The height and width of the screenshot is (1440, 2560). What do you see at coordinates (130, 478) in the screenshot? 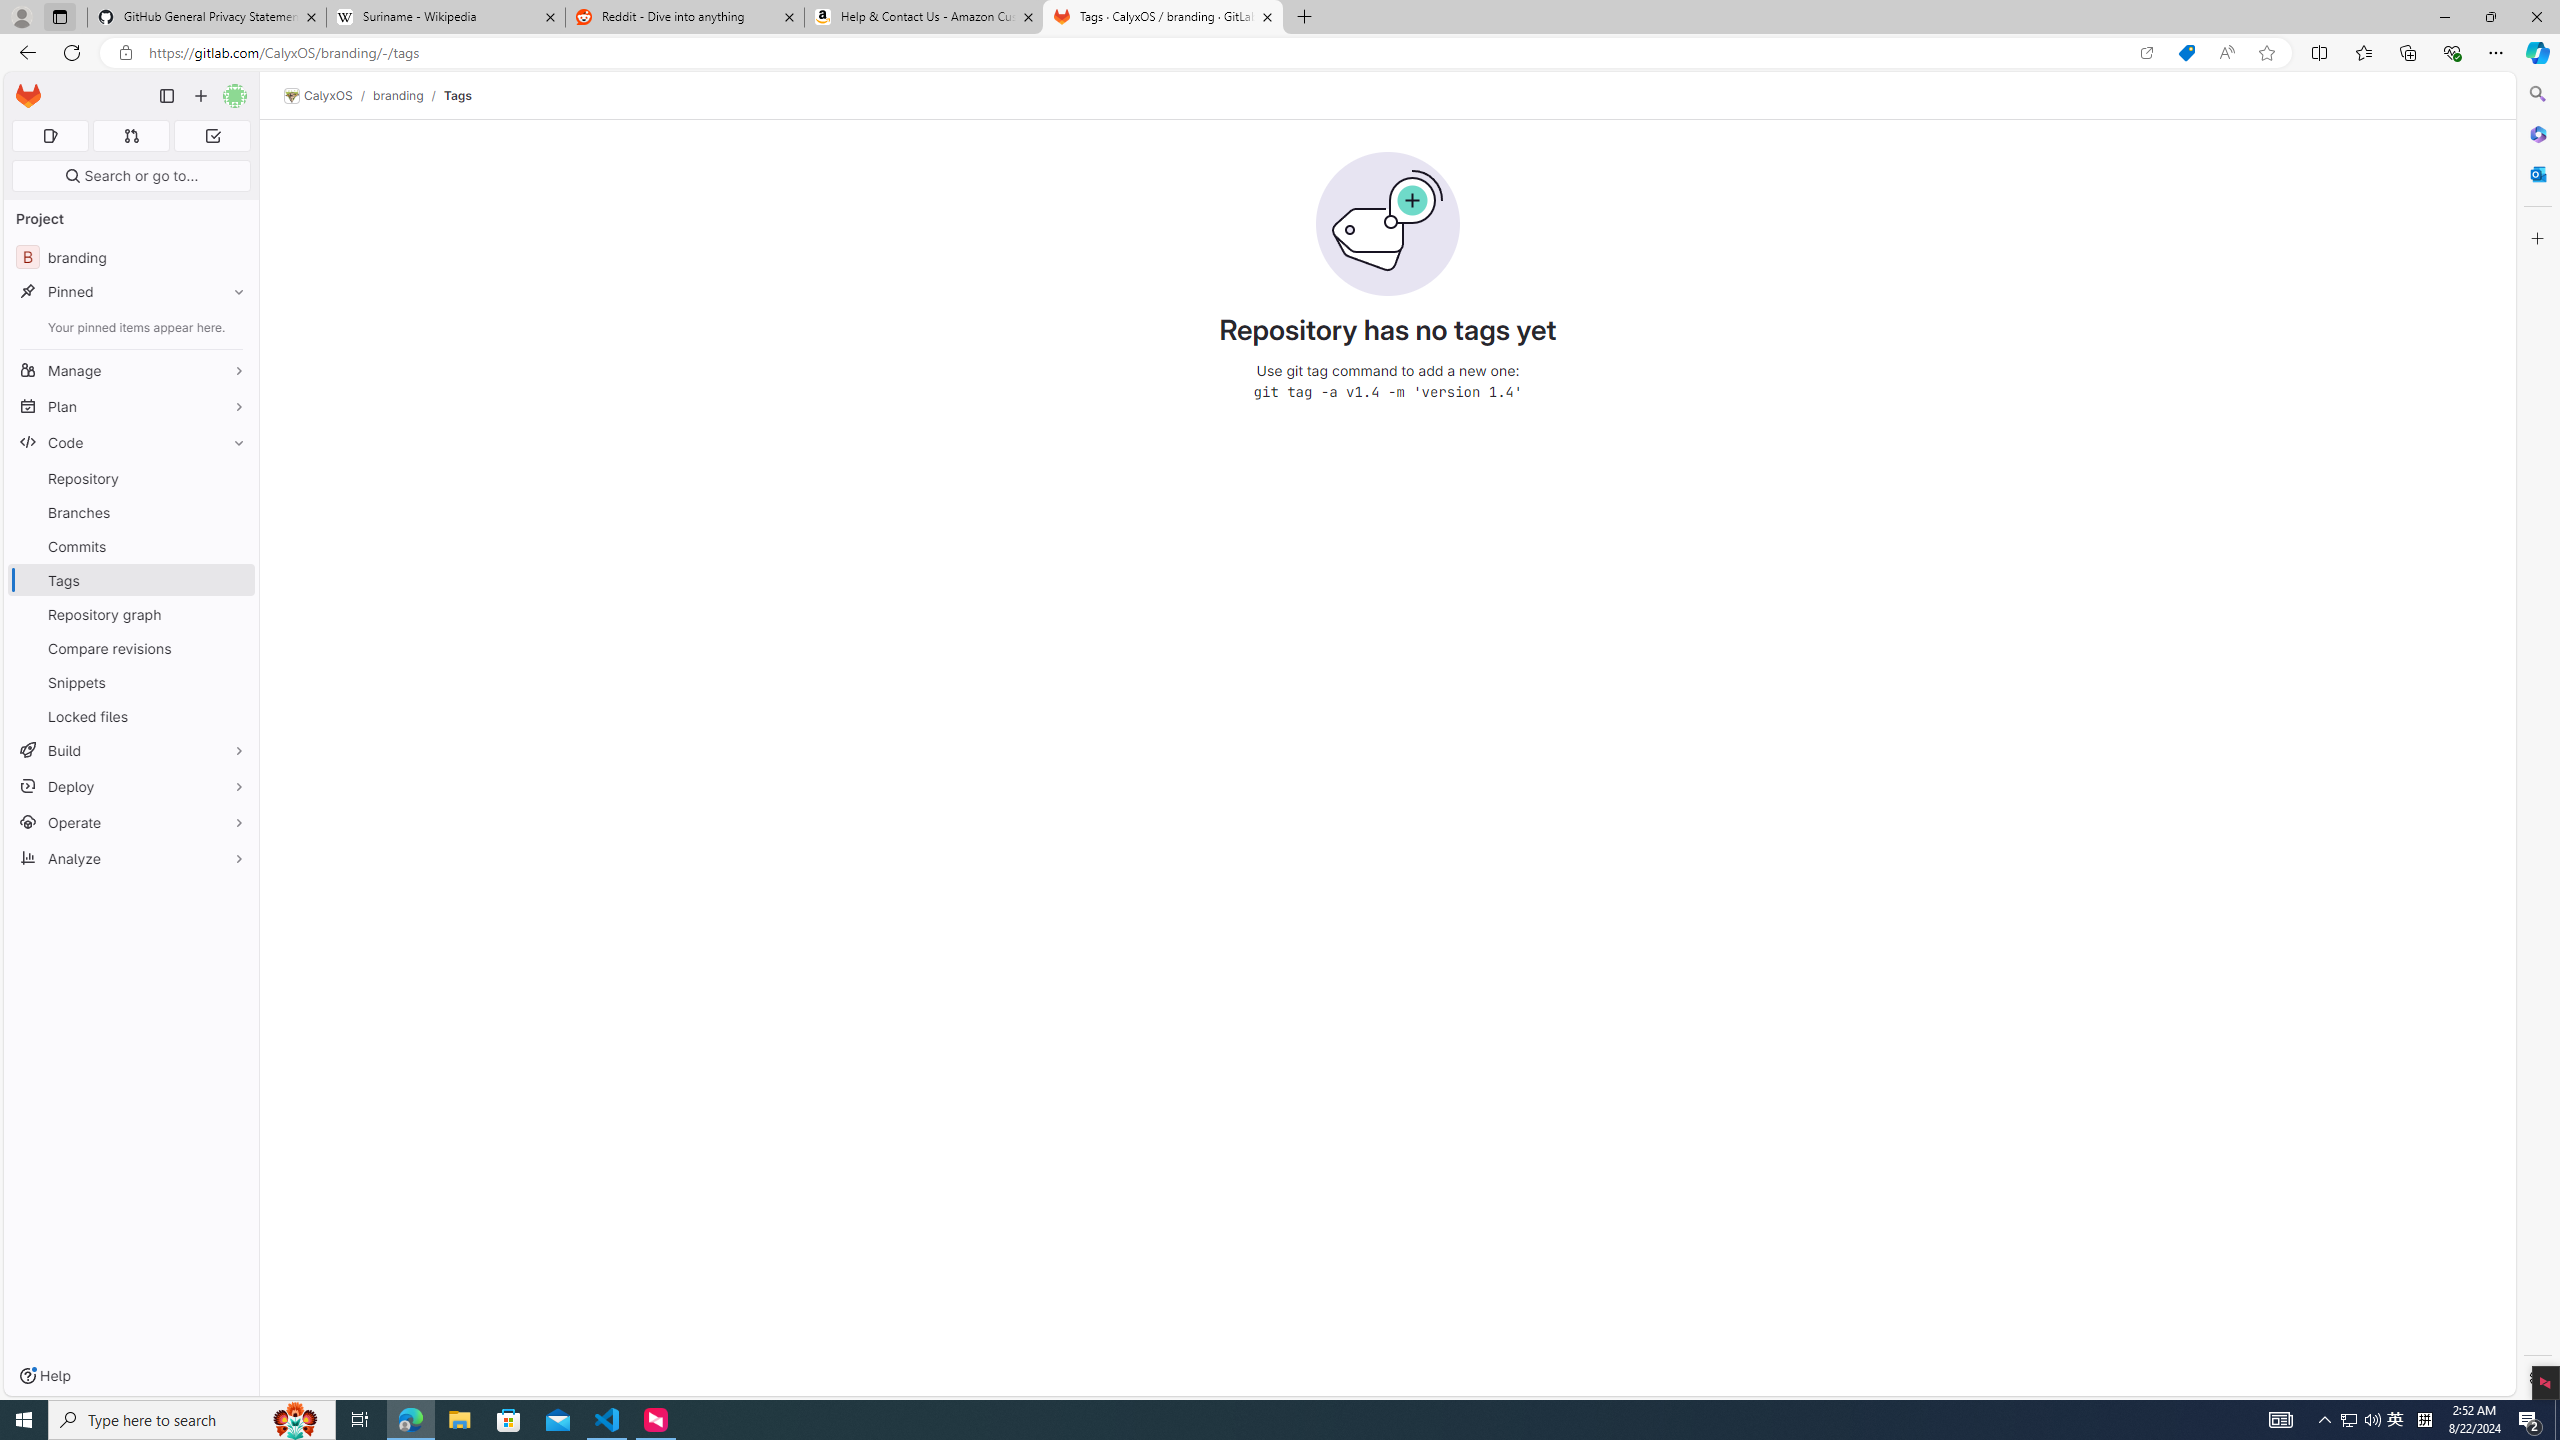
I see `'Repository'` at bounding box center [130, 478].